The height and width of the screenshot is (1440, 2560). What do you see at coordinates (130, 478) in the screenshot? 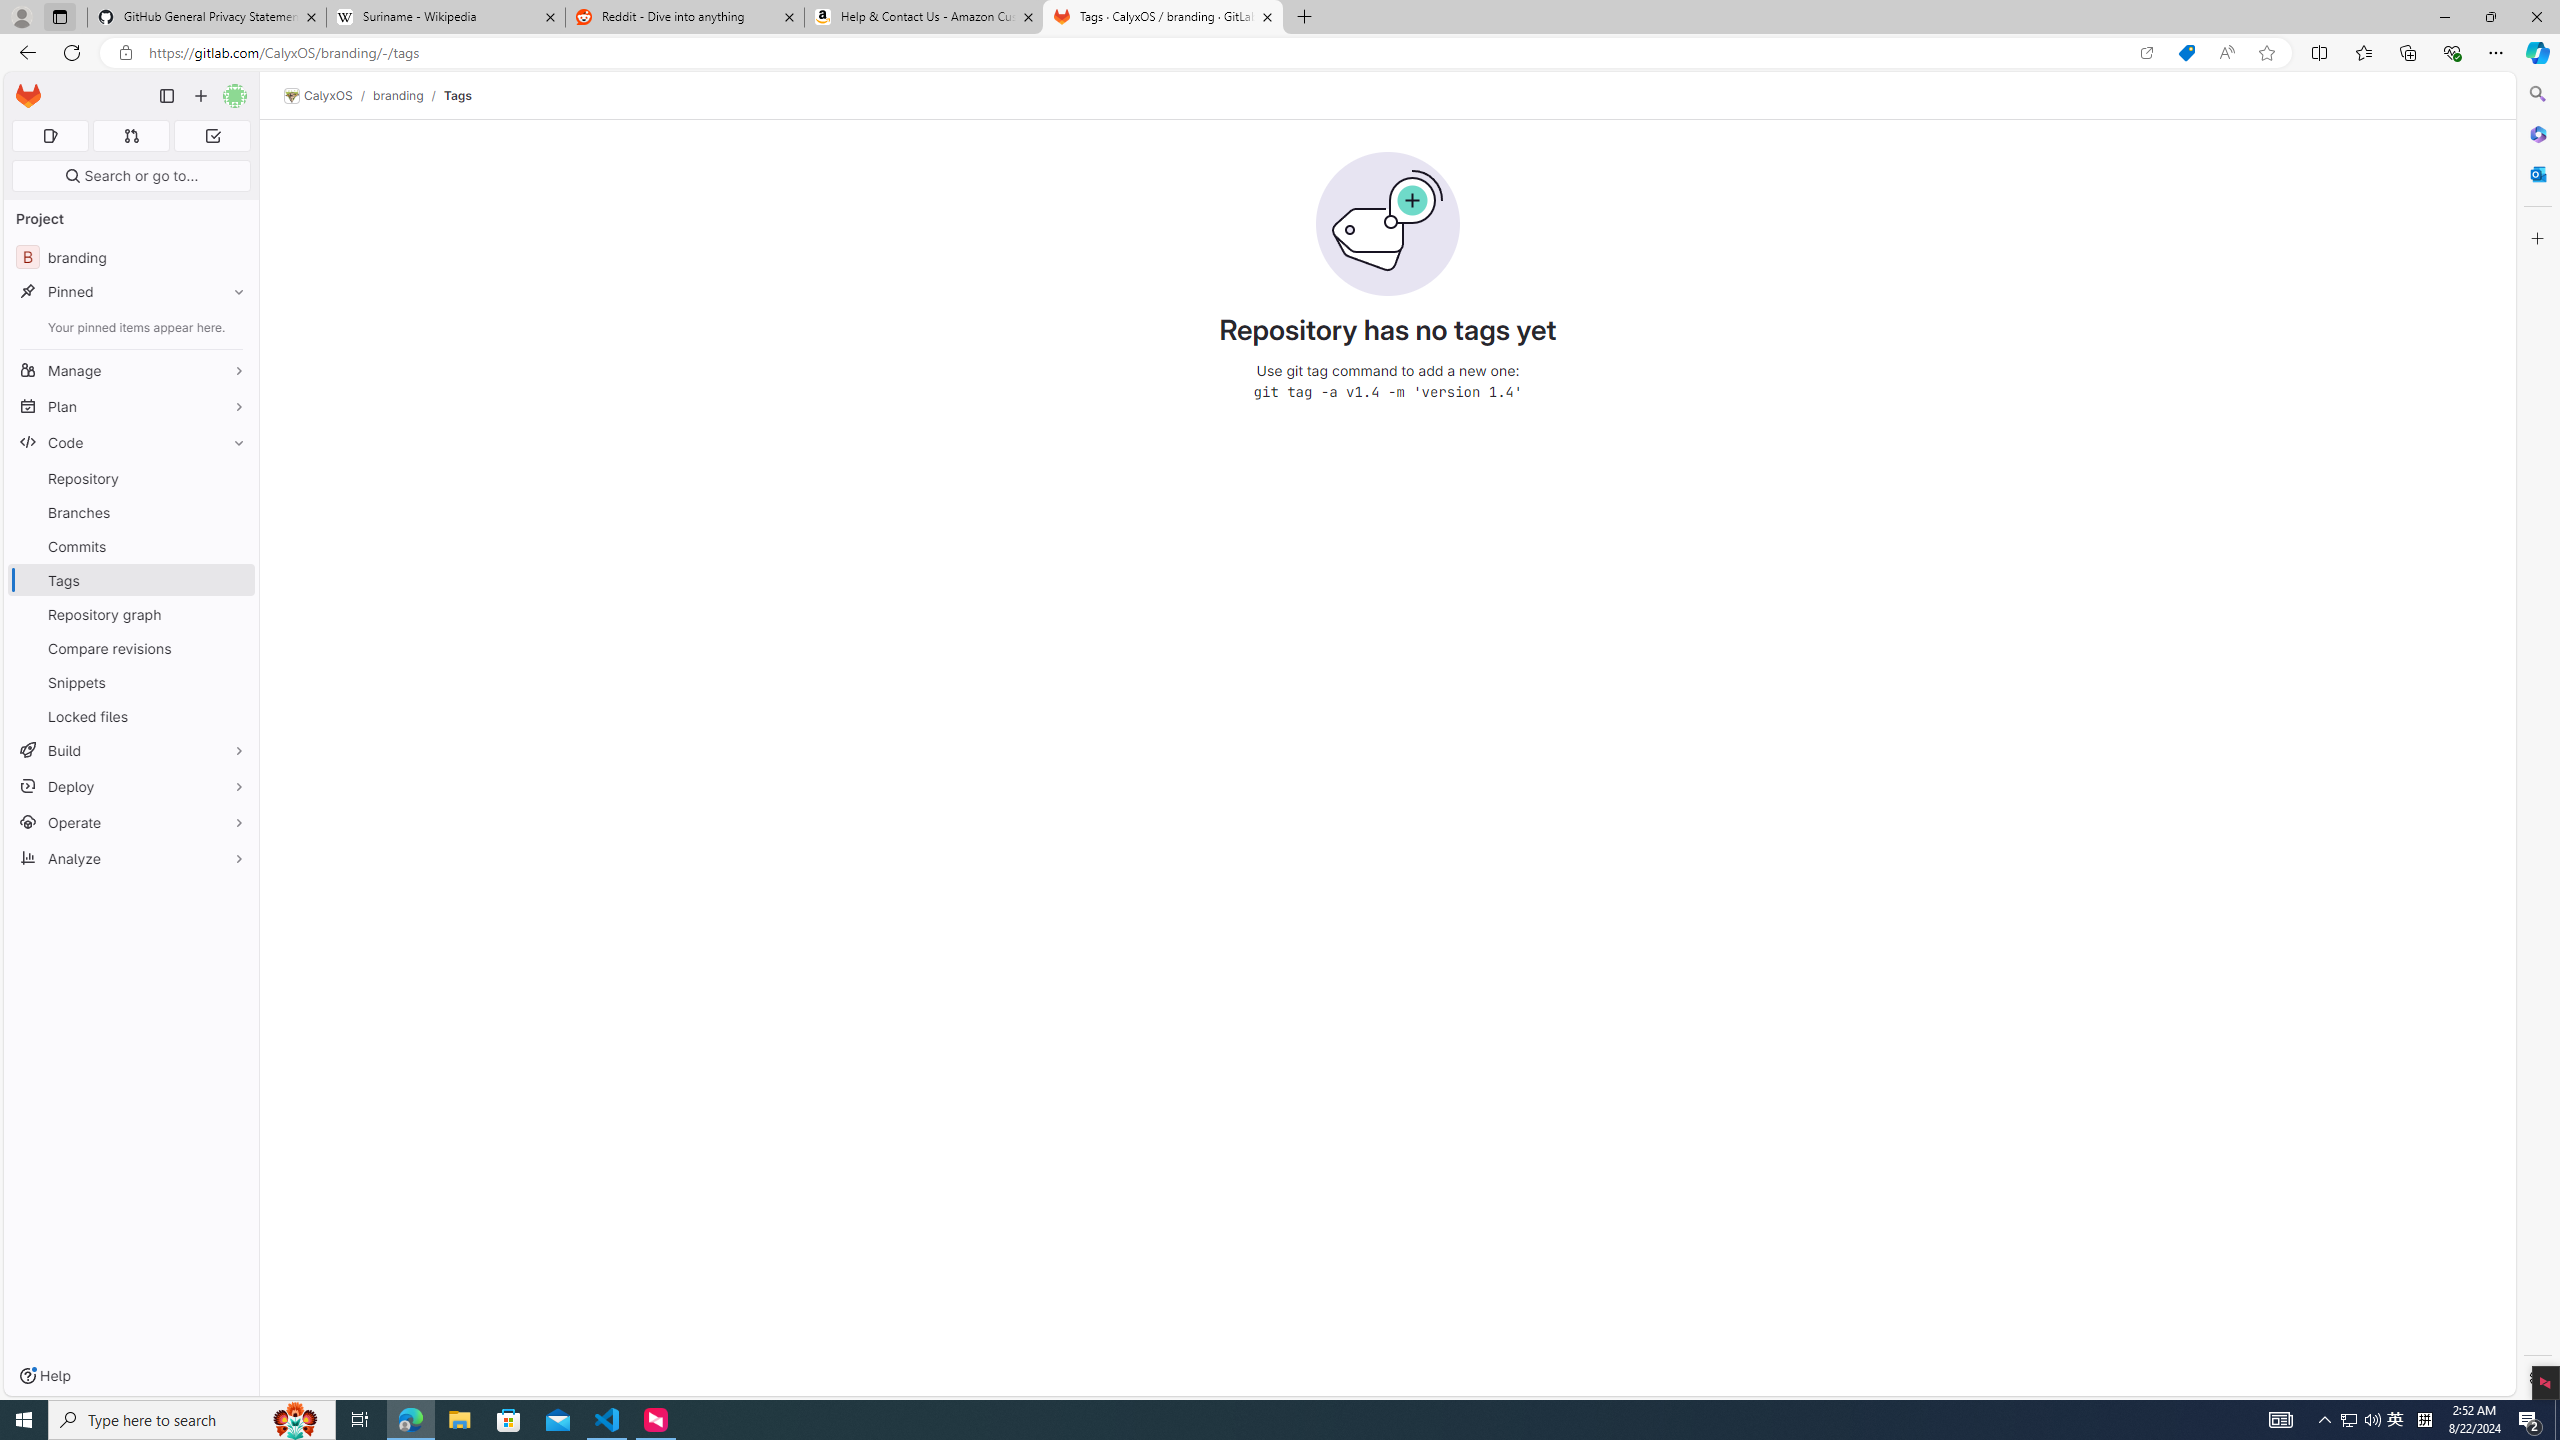
I see `'Repository'` at bounding box center [130, 478].